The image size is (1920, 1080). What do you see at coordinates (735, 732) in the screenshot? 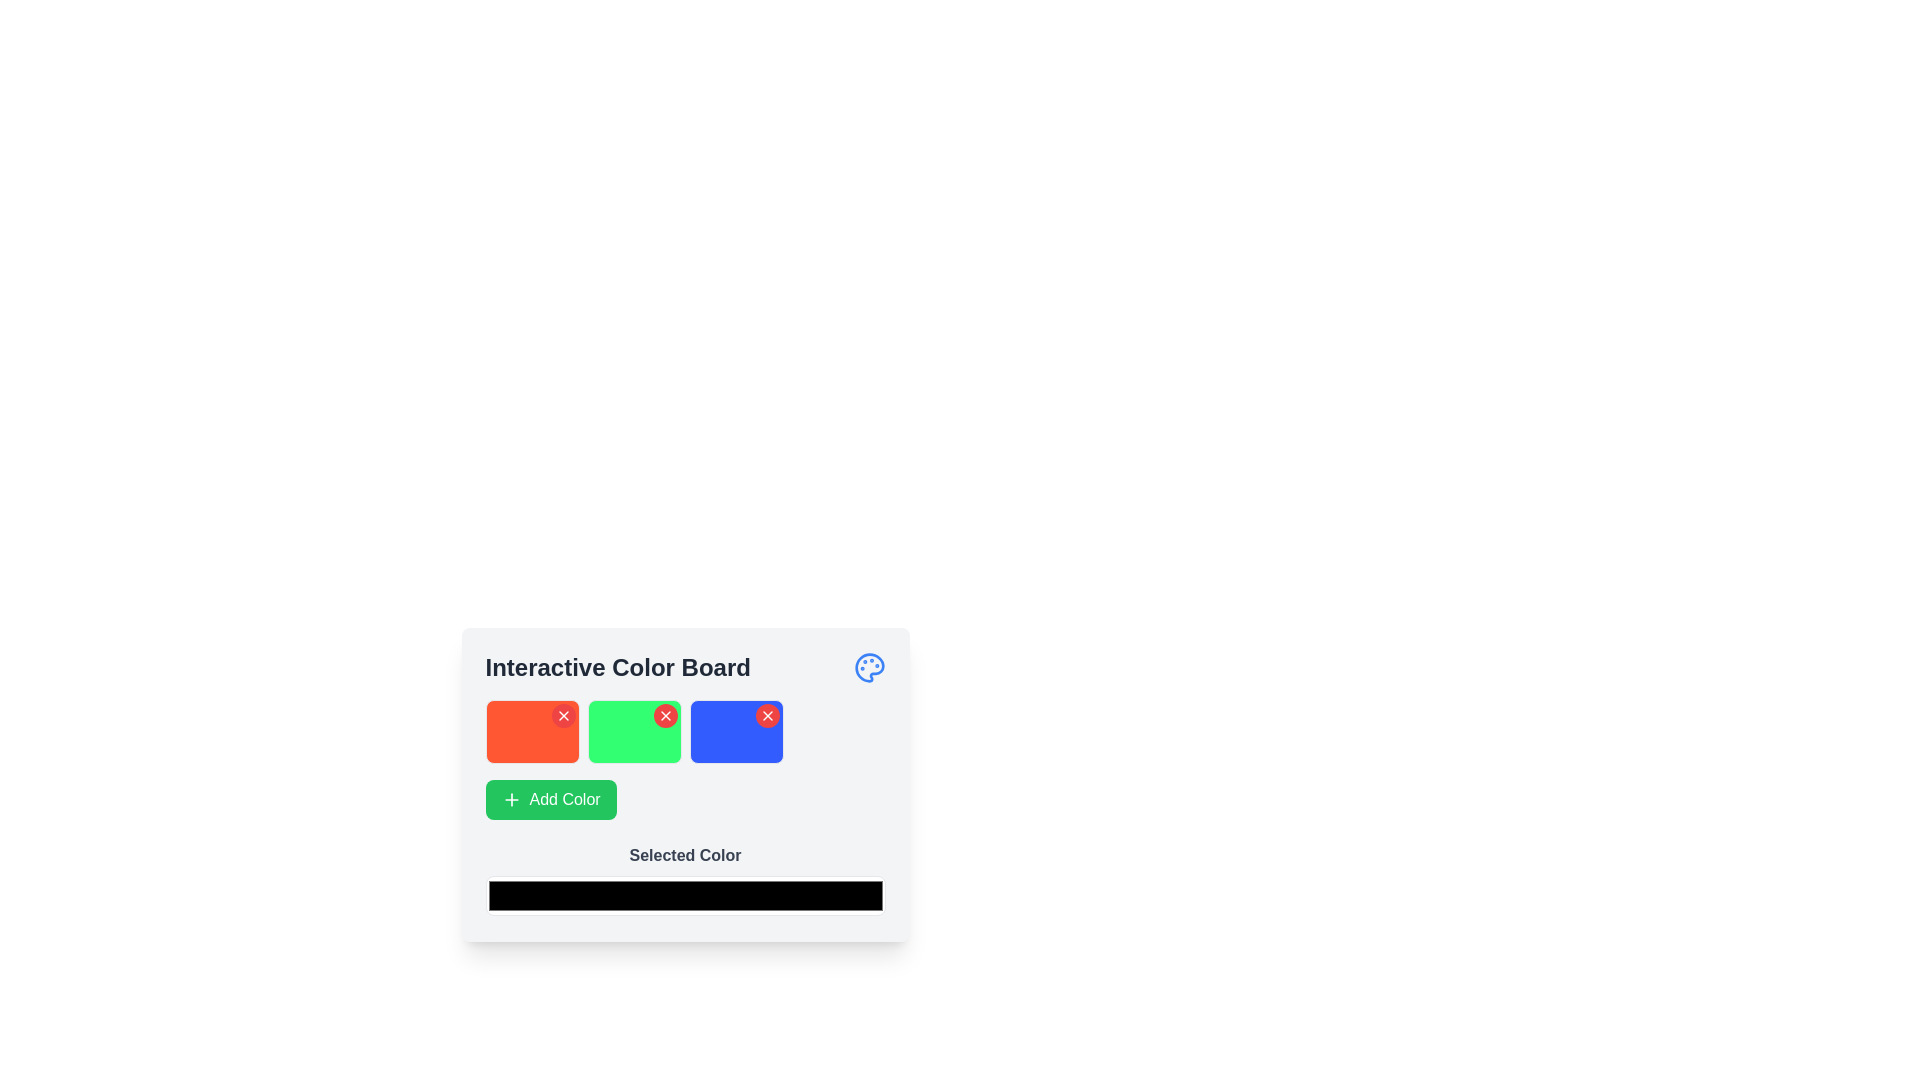
I see `the red button located at the corner of the third colored block in the 'Interactive Color Board'` at bounding box center [735, 732].